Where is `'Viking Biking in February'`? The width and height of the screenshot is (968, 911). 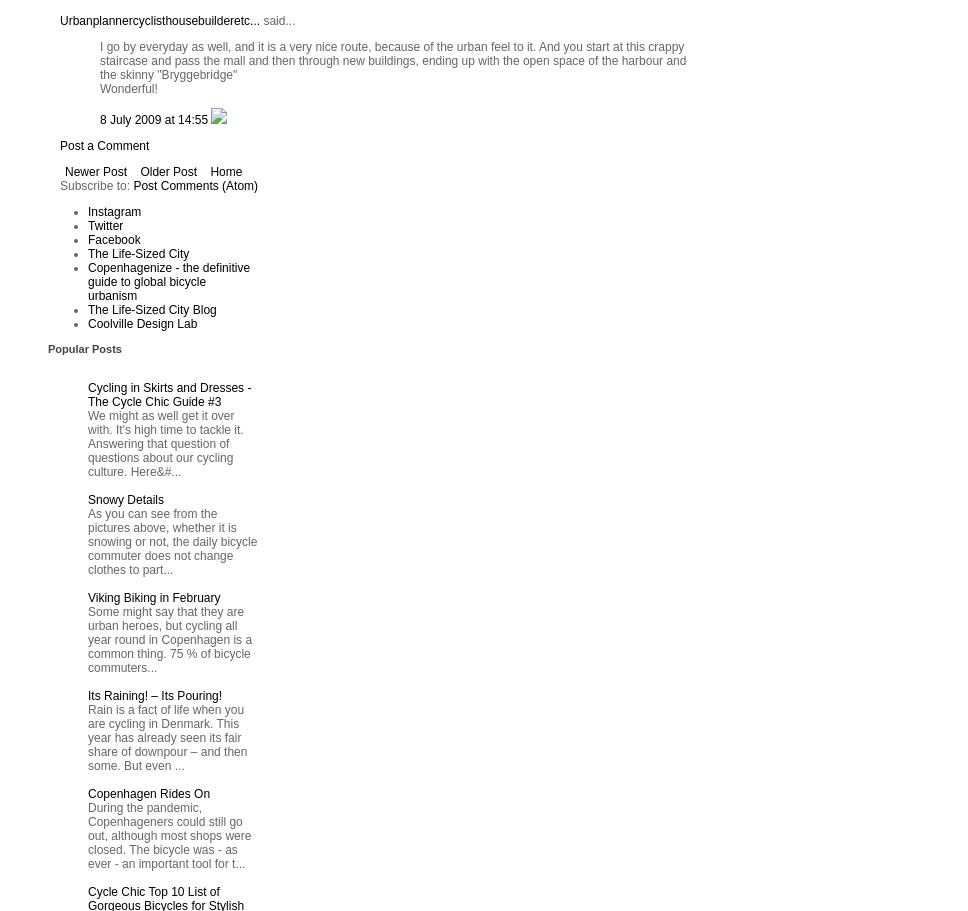 'Viking Biking in February' is located at coordinates (153, 596).